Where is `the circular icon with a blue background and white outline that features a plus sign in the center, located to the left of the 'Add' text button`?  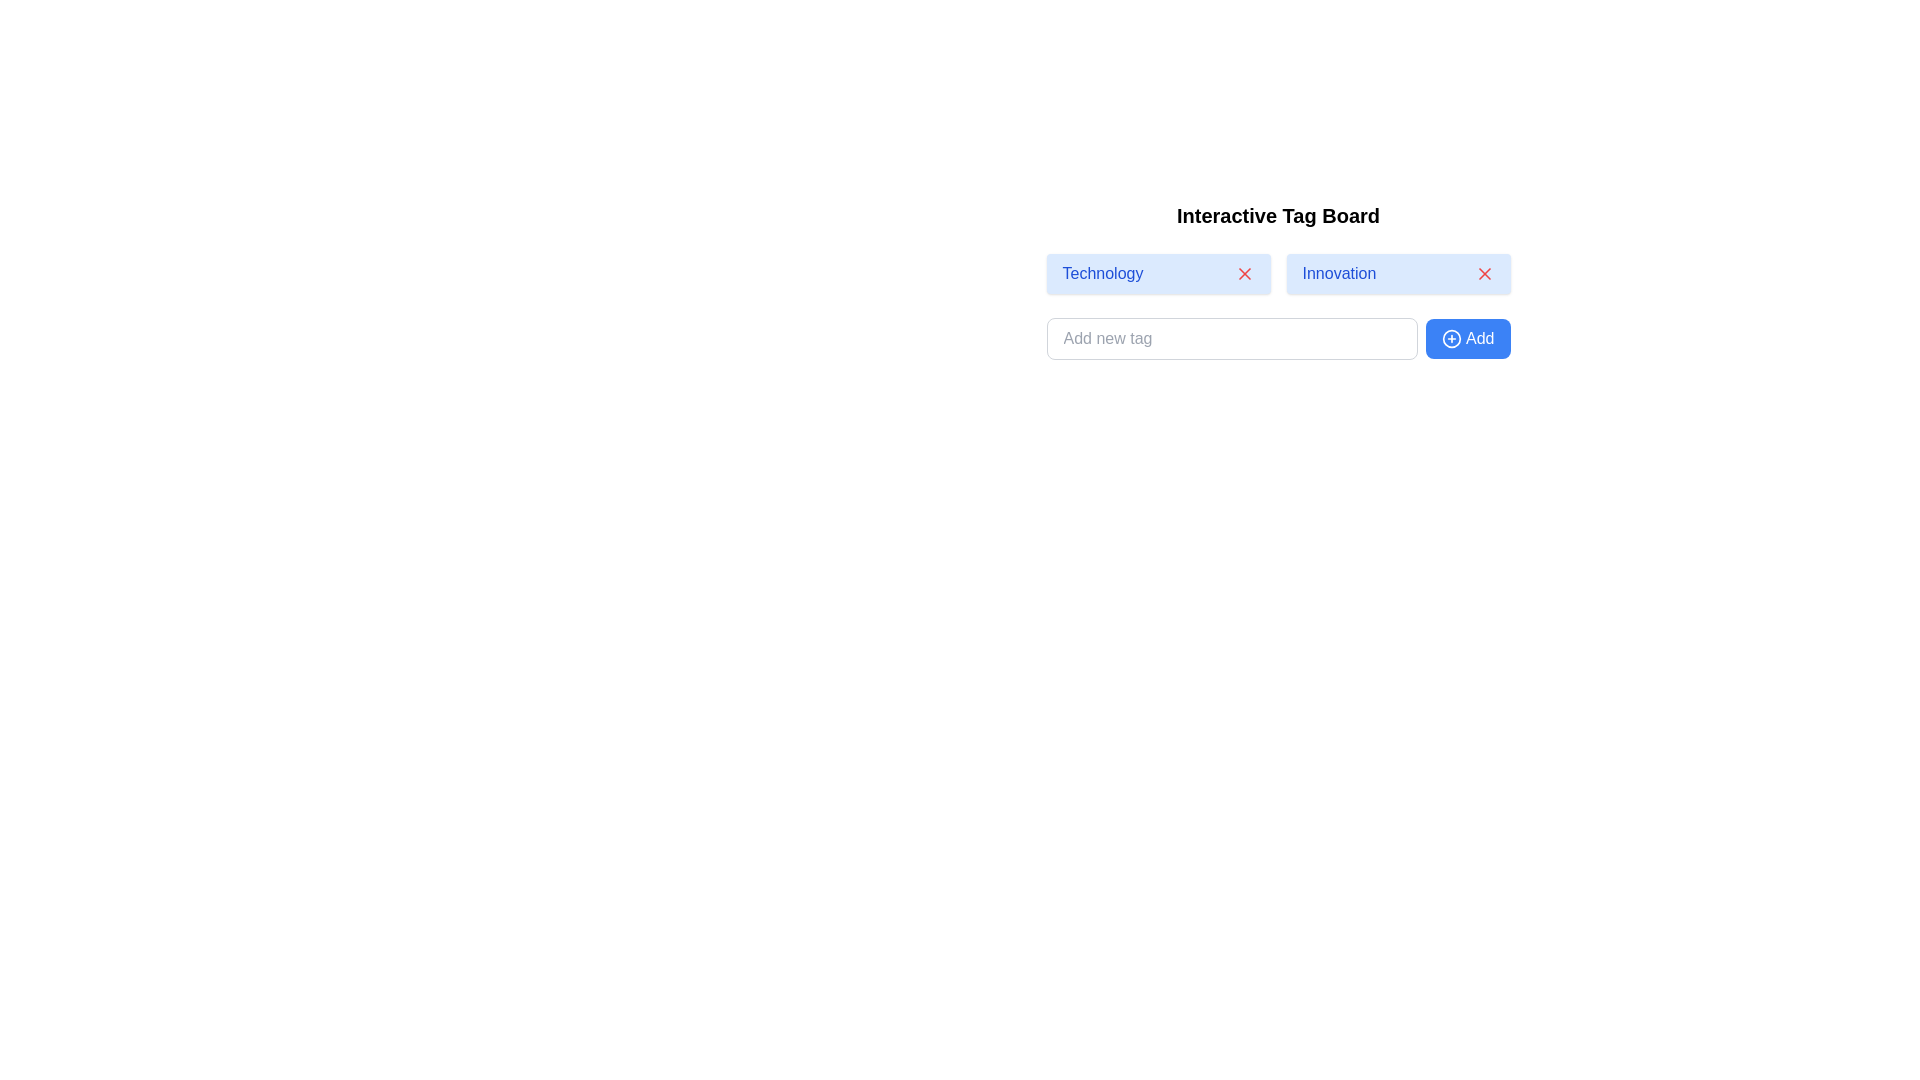
the circular icon with a blue background and white outline that features a plus sign in the center, located to the left of the 'Add' text button is located at coordinates (1452, 338).